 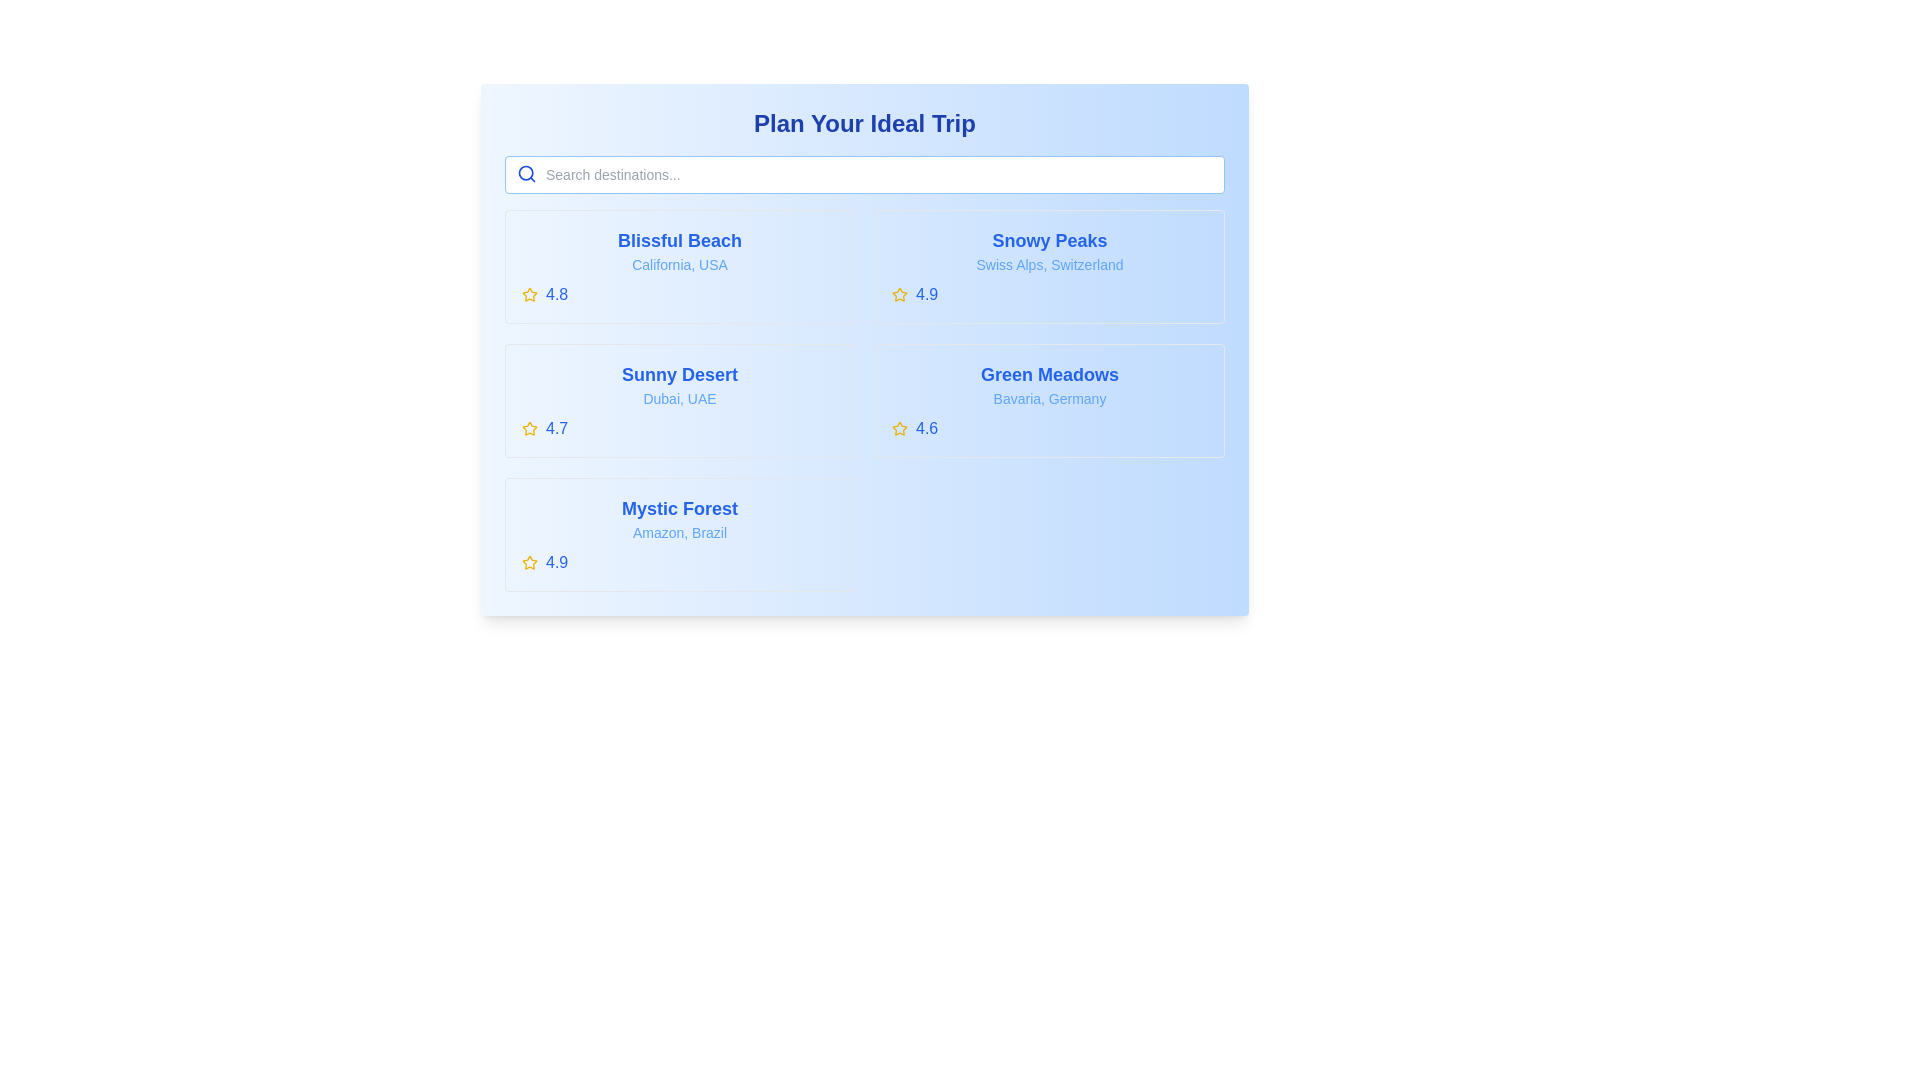 What do you see at coordinates (864, 123) in the screenshot?
I see `the Text Label element, which serves as a title or header for the content below, positioned centrally at the top of the layout` at bounding box center [864, 123].